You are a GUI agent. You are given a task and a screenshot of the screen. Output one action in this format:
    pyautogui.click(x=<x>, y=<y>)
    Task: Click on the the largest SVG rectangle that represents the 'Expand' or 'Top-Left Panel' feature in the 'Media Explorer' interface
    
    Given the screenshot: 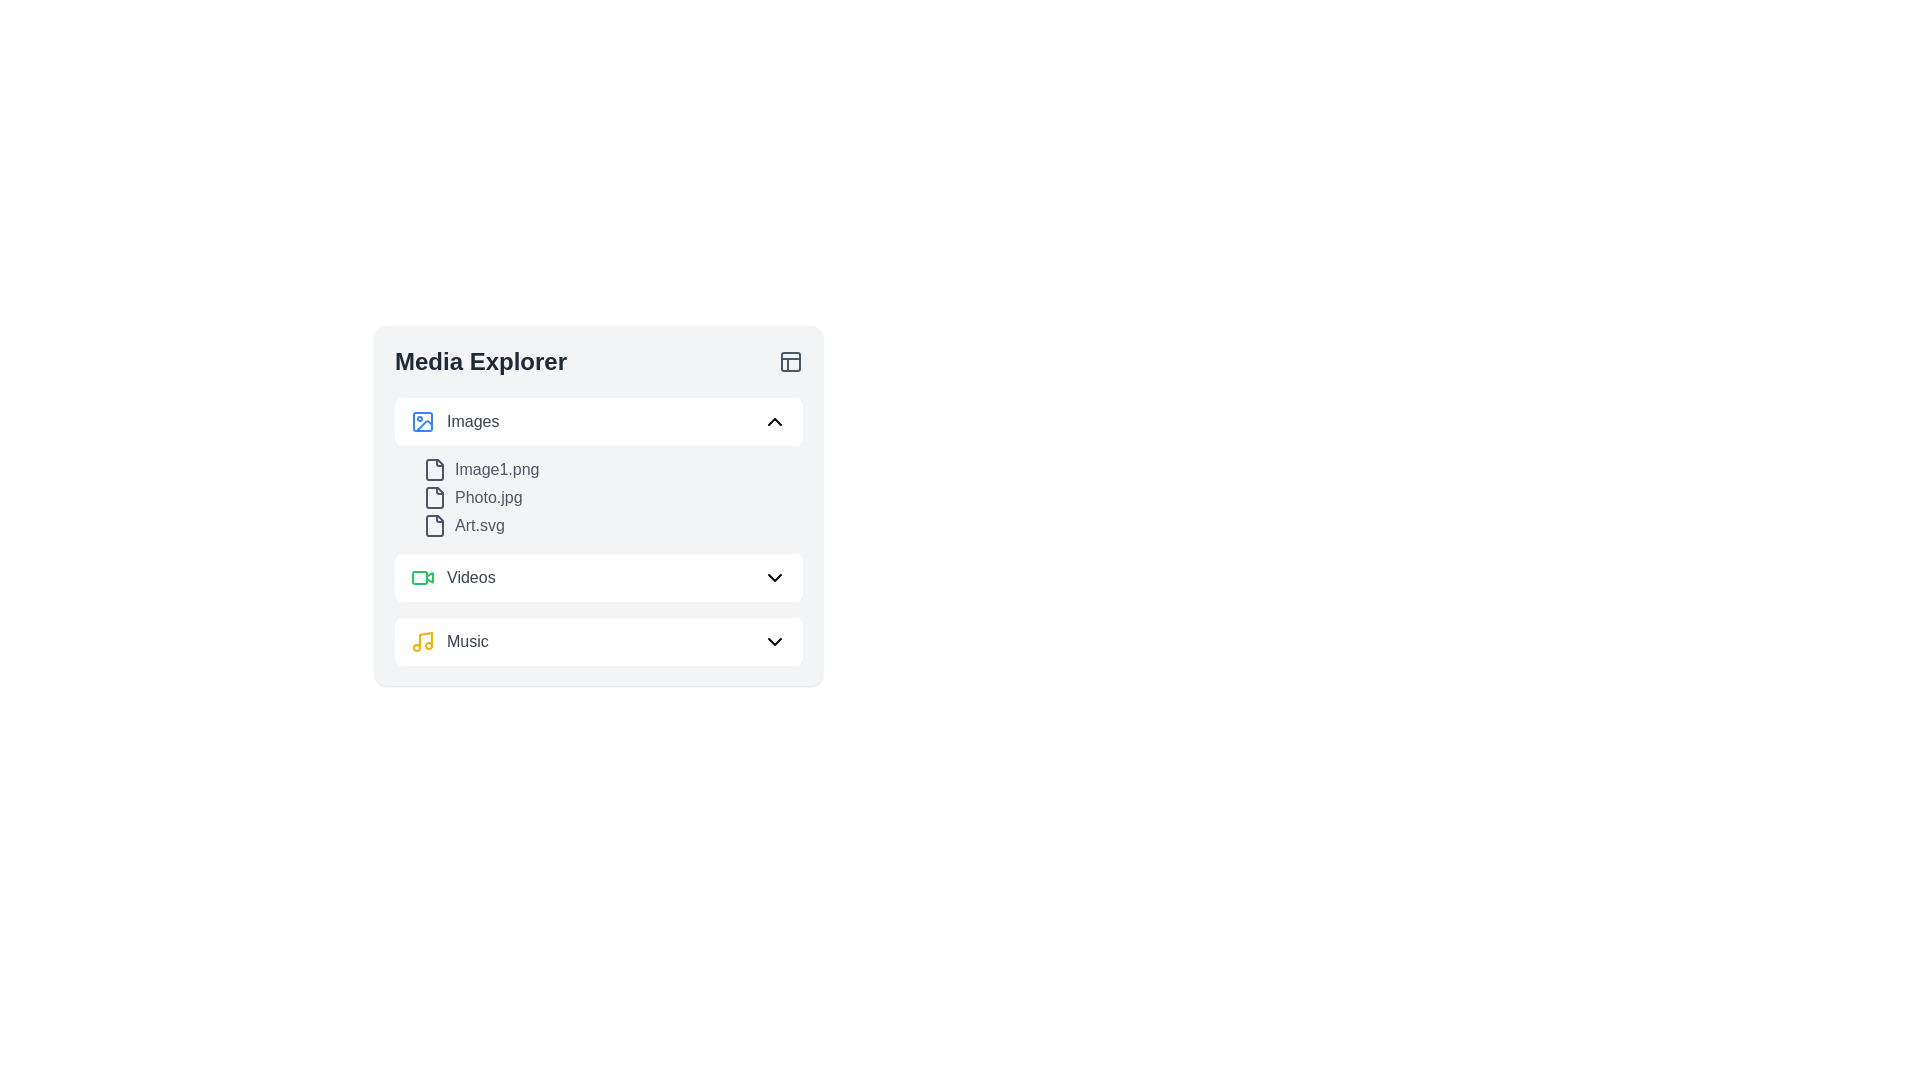 What is the action you would take?
    pyautogui.click(x=790, y=362)
    